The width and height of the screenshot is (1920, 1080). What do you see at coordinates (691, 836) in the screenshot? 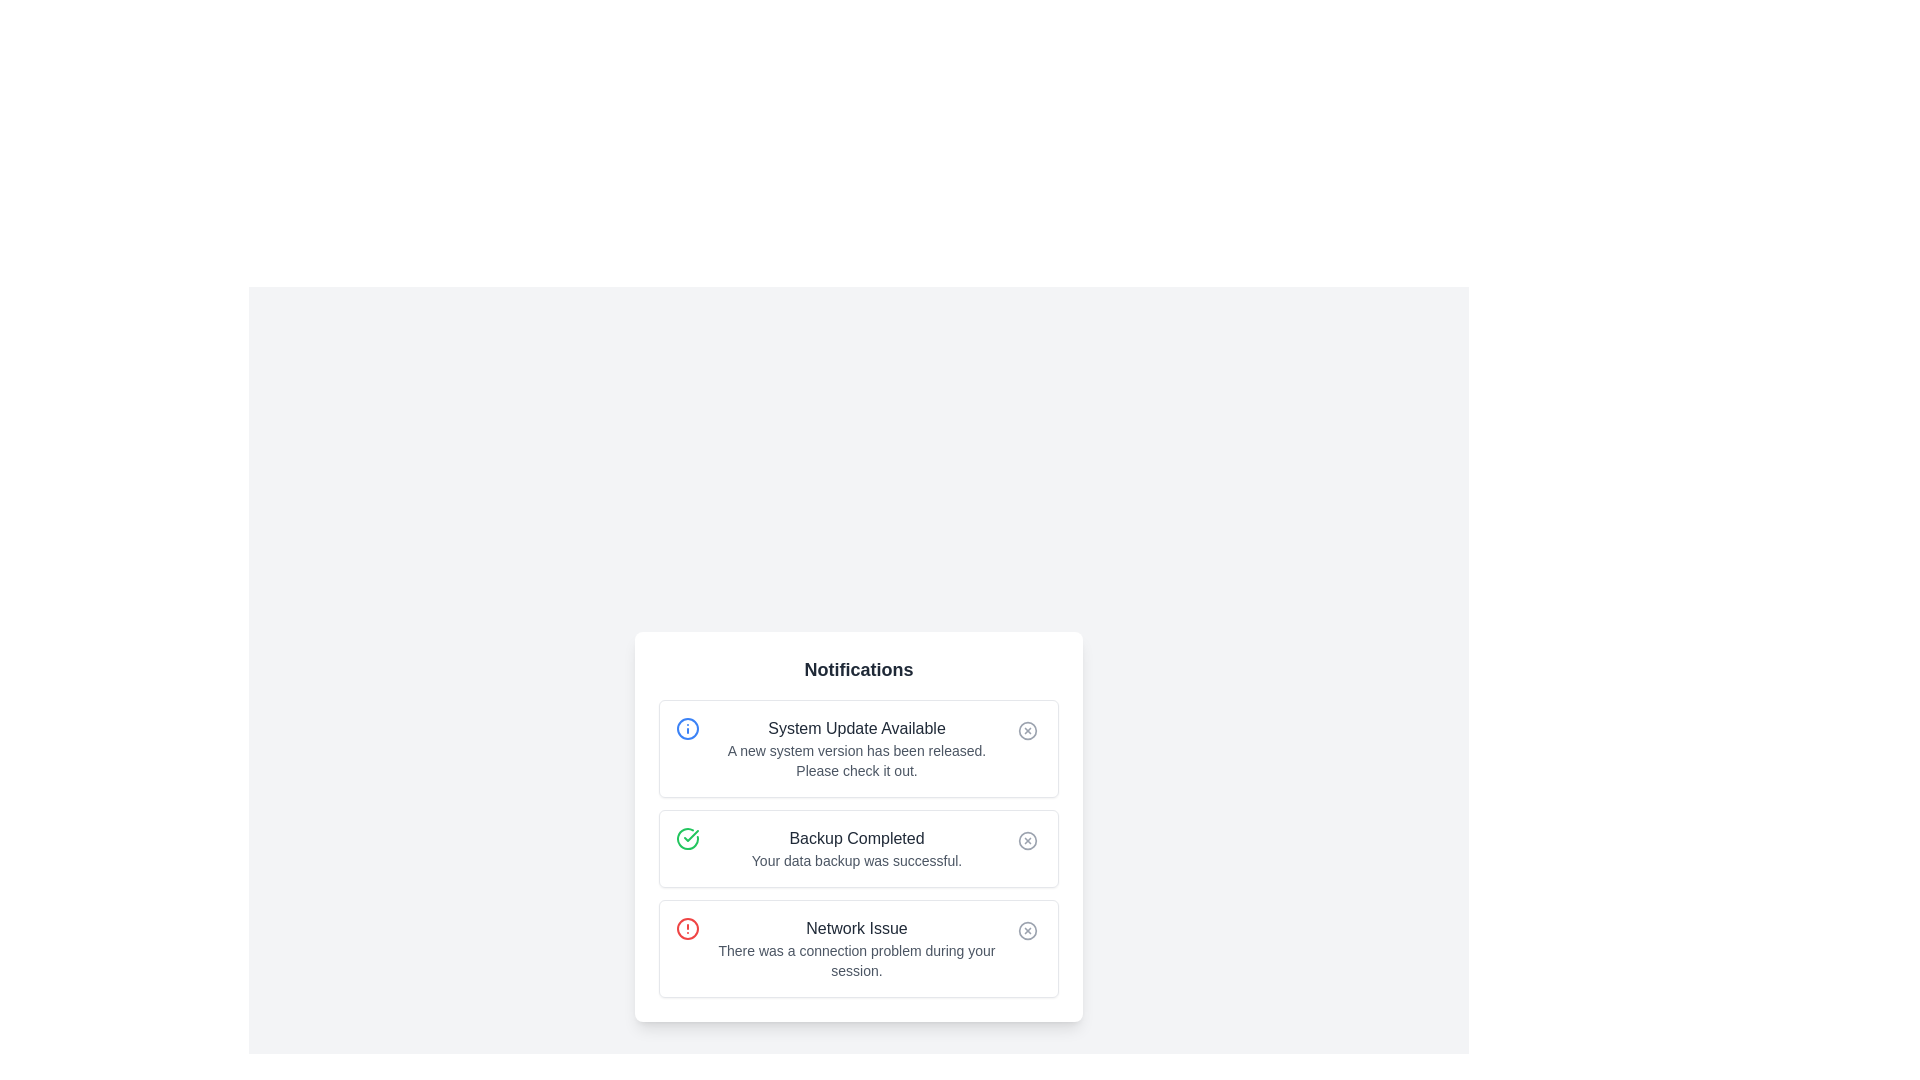
I see `the green checkmark icon representing the success of a backup action in the second notification row titled 'Backup Completed'` at bounding box center [691, 836].